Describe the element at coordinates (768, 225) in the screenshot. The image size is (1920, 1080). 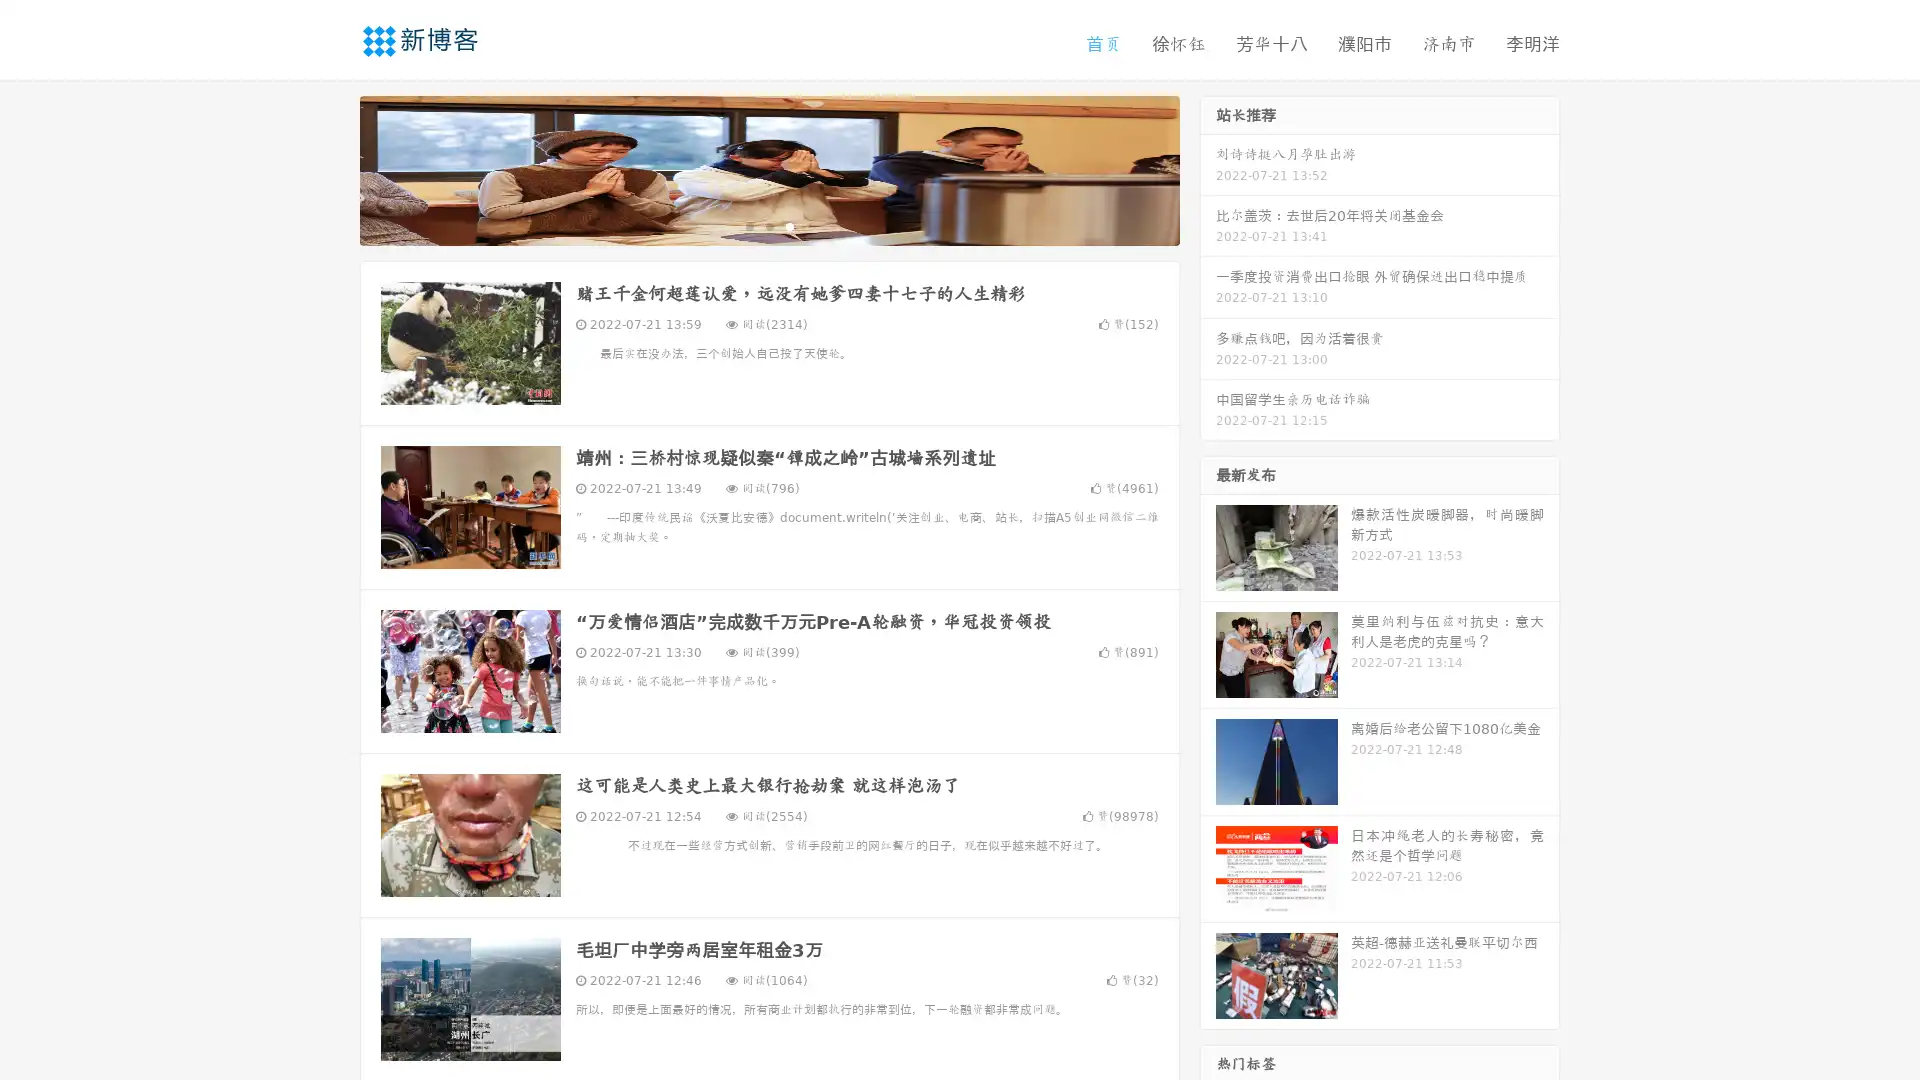
I see `Go to slide 2` at that location.